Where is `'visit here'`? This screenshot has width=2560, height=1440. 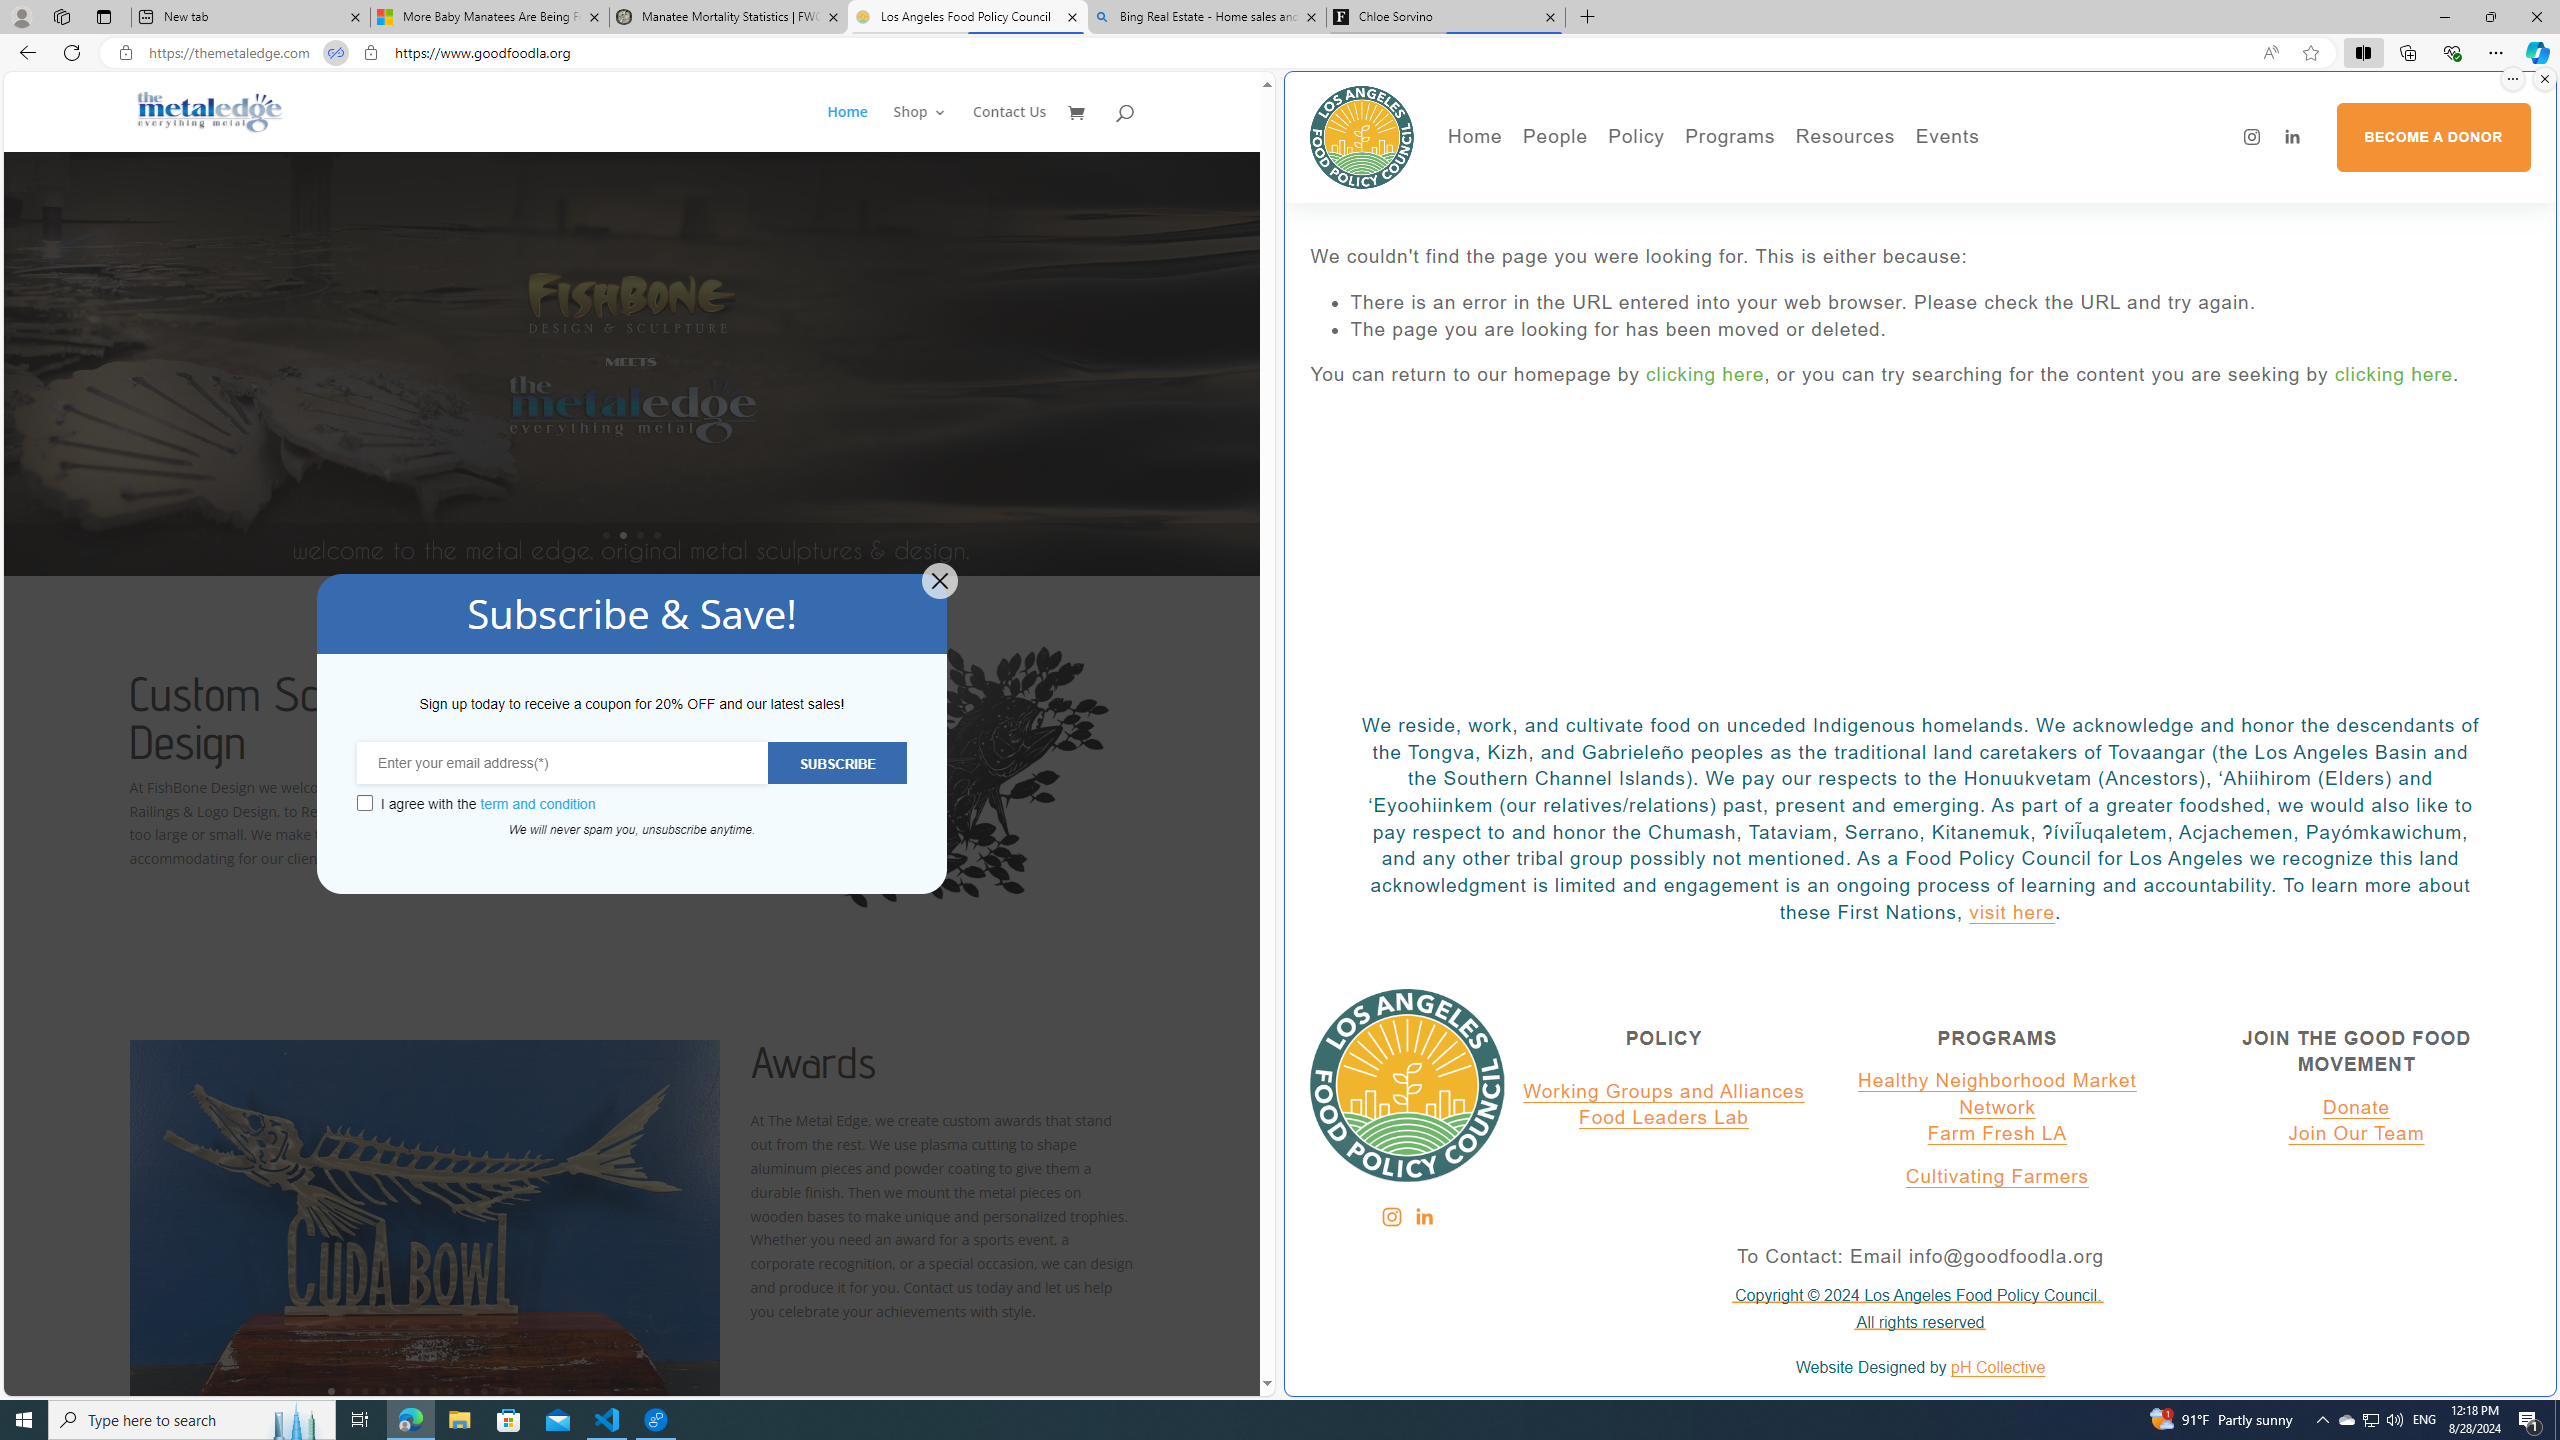
'visit here' is located at coordinates (2011, 911).